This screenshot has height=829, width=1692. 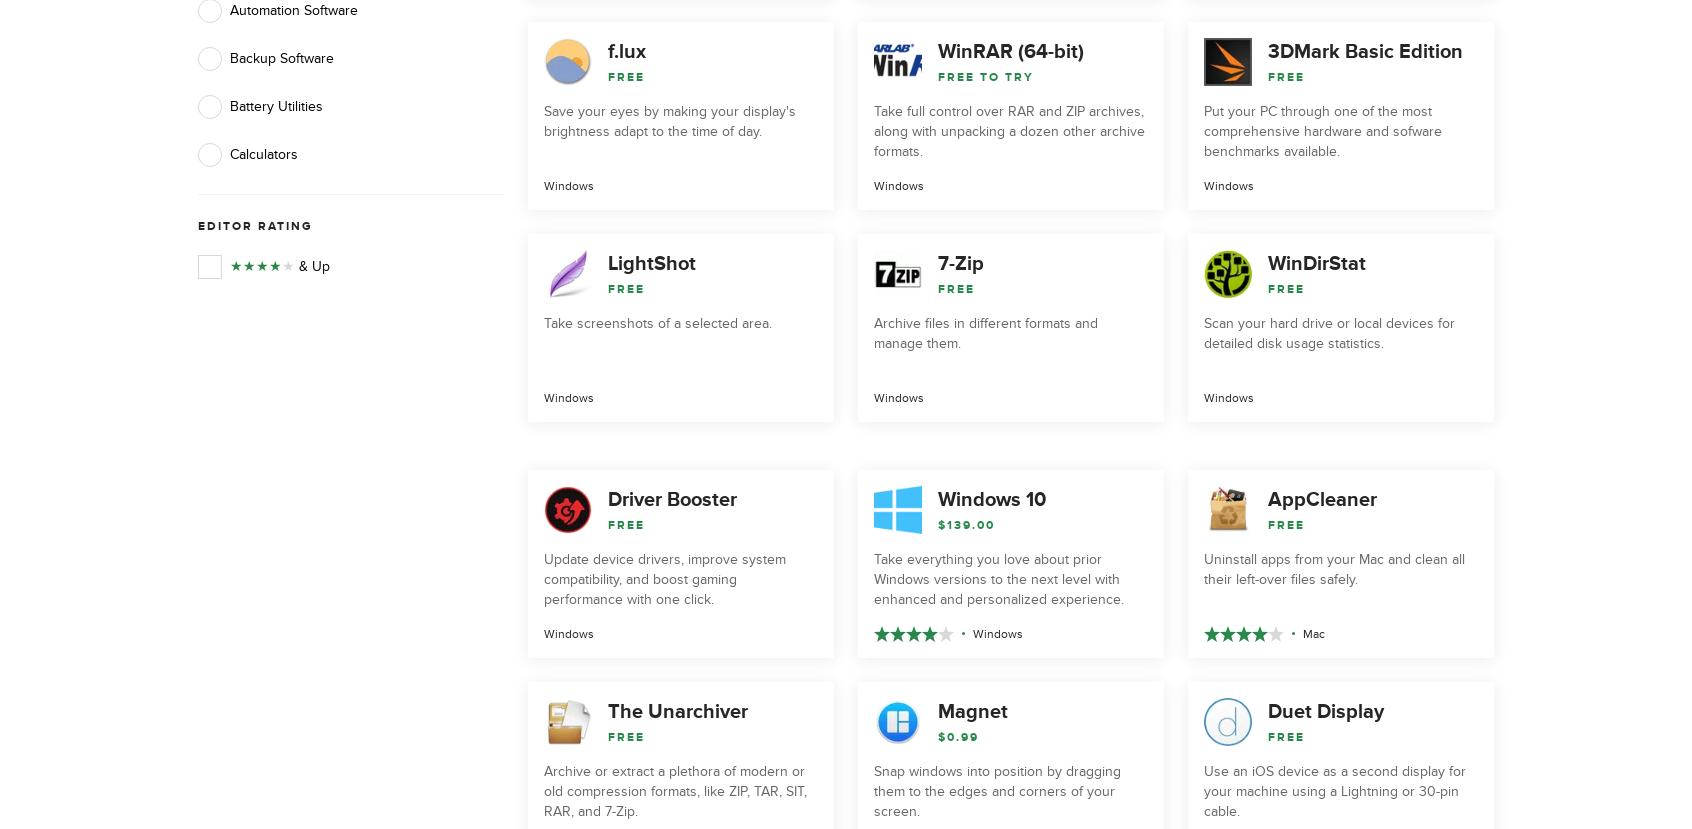 I want to click on '$0.99', so click(x=958, y=735).